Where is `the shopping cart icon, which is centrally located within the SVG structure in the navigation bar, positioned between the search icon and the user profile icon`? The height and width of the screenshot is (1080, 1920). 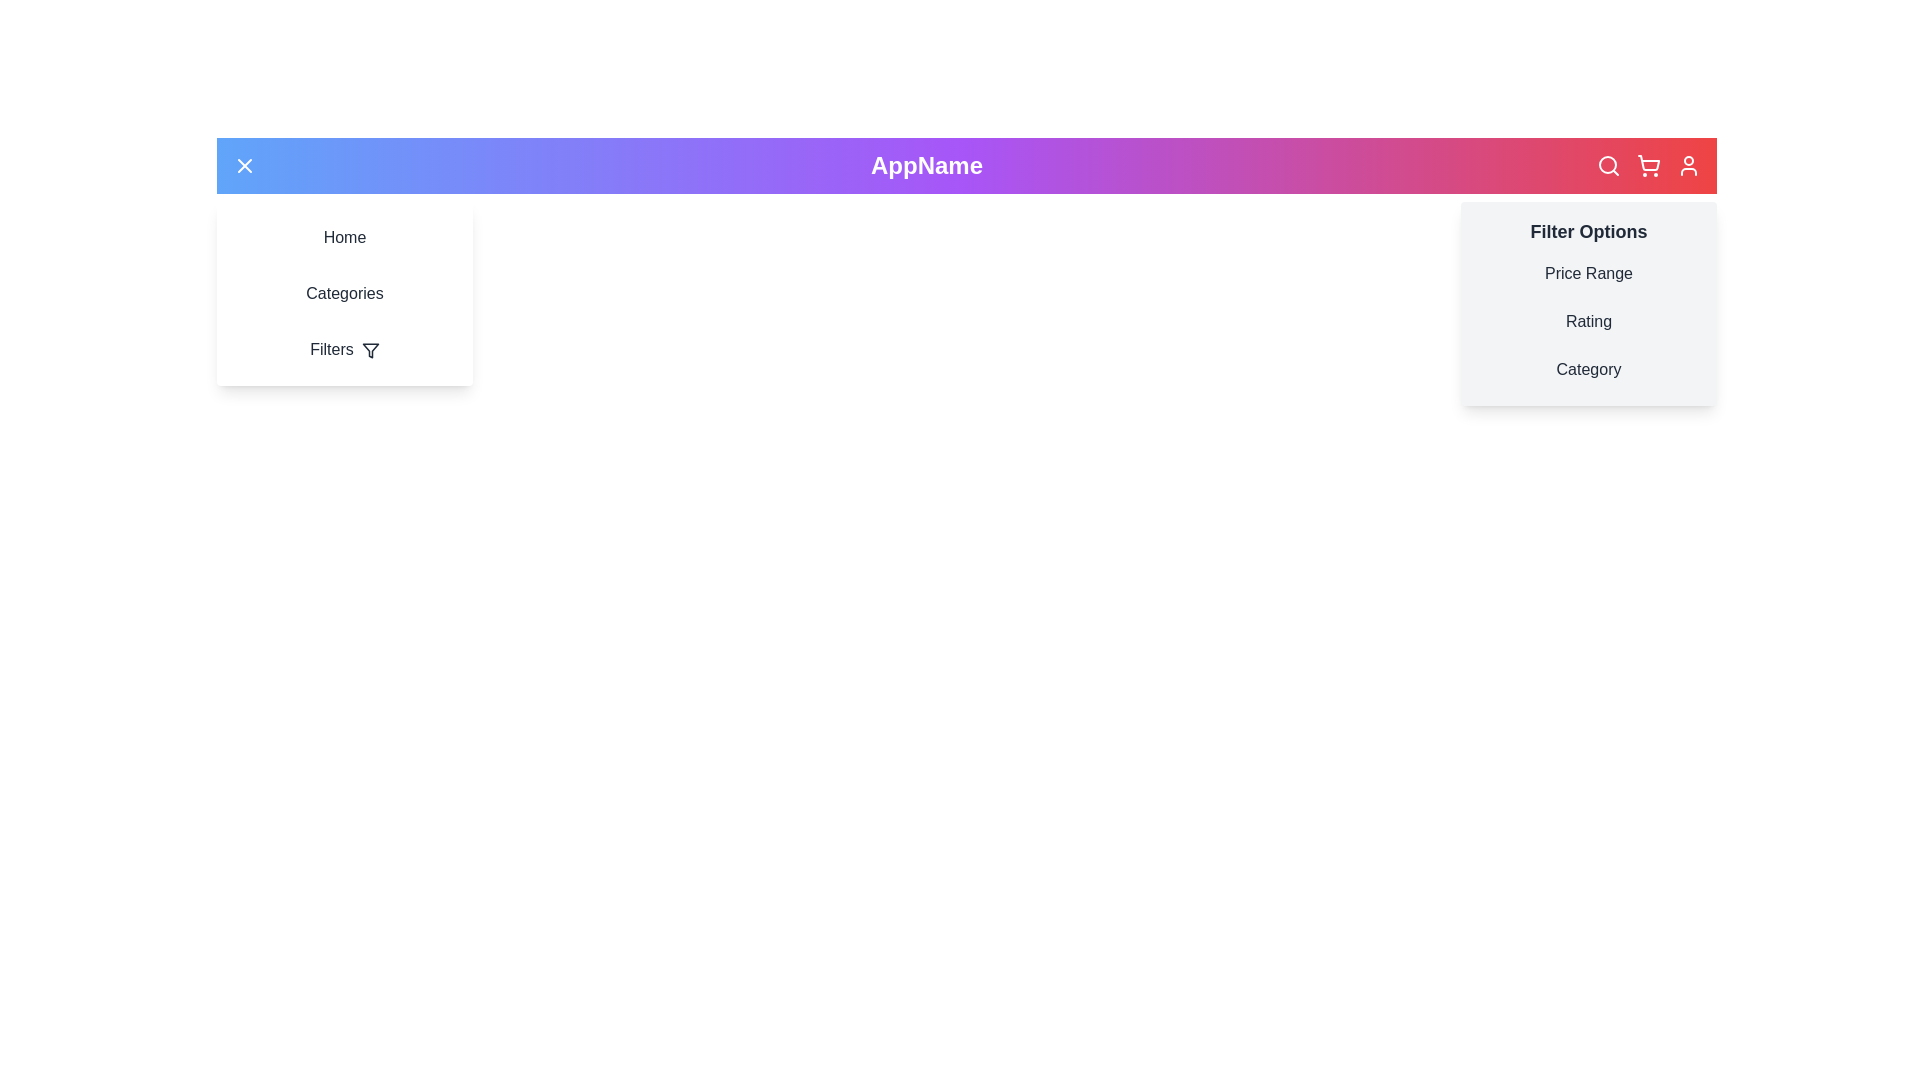
the shopping cart icon, which is centrally located within the SVG structure in the navigation bar, positioned between the search icon and the user profile icon is located at coordinates (1649, 162).